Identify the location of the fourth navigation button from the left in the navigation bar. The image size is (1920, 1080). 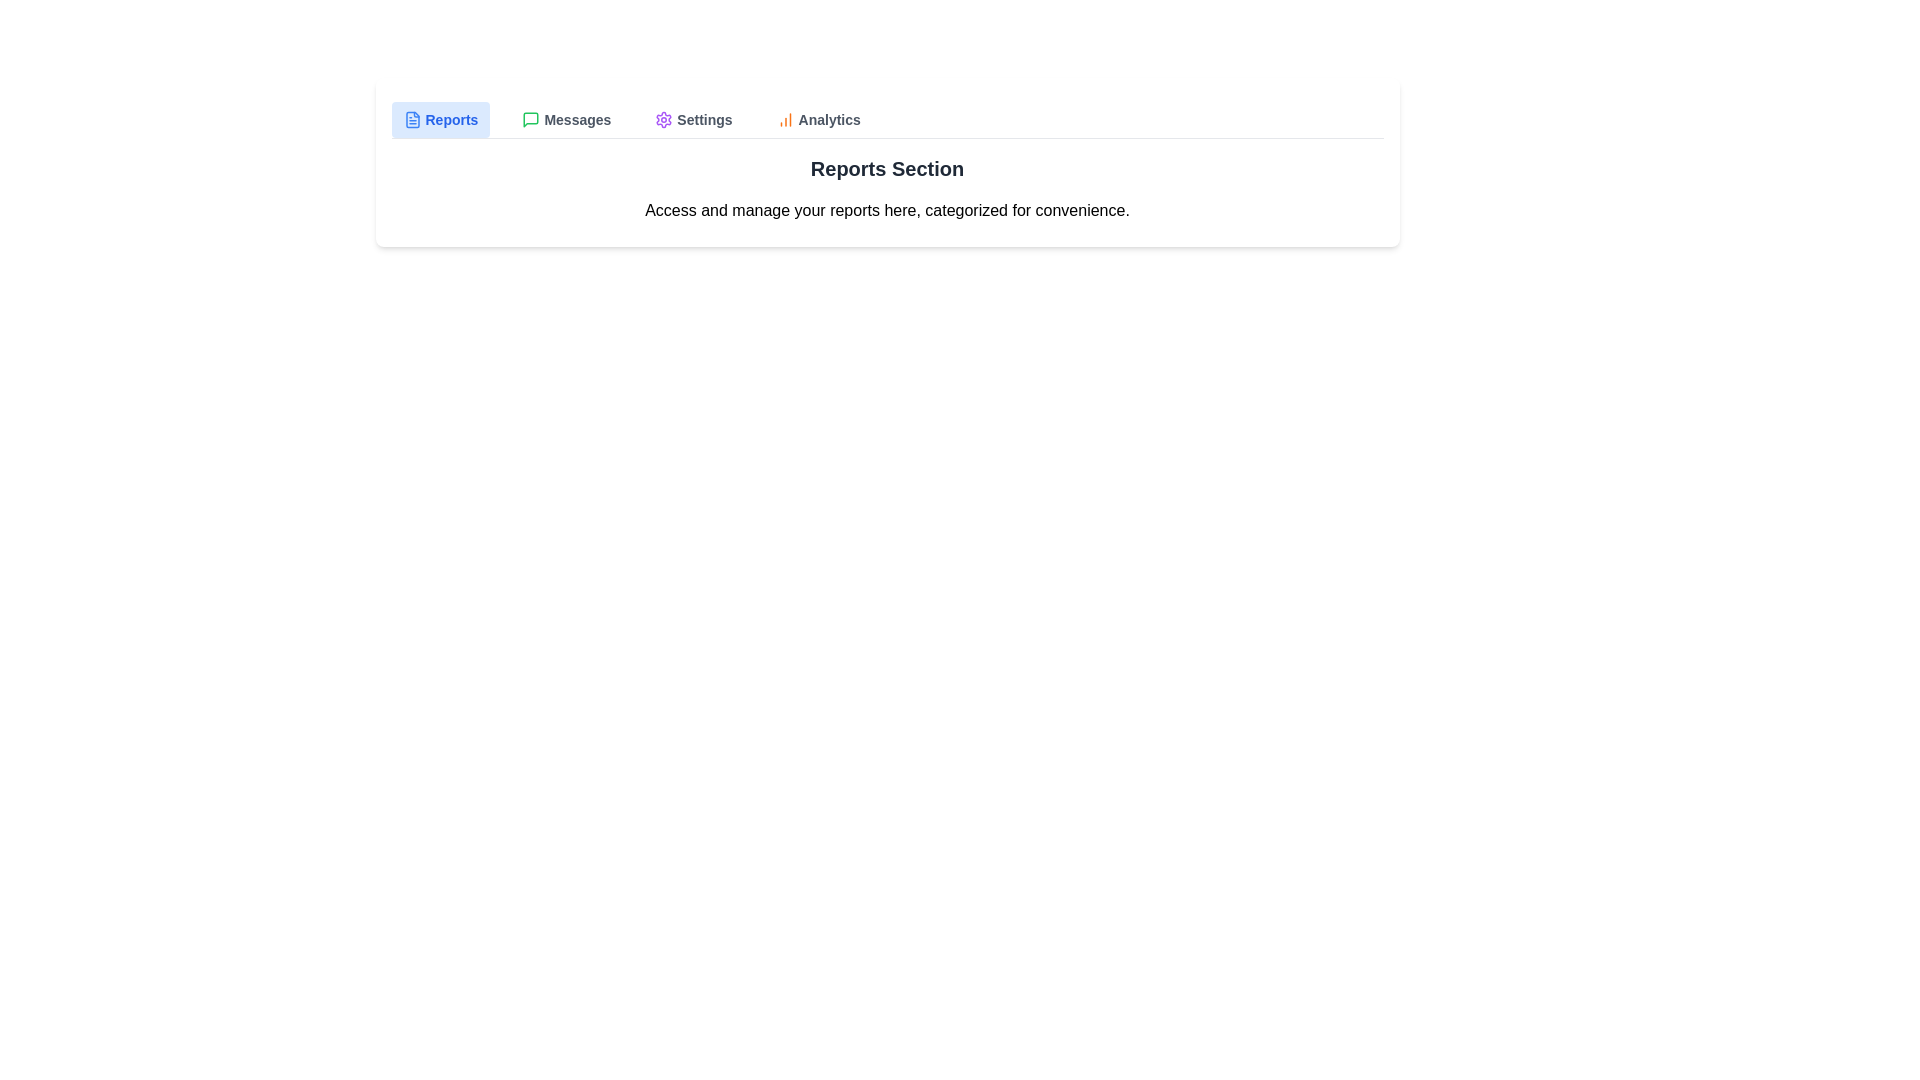
(818, 119).